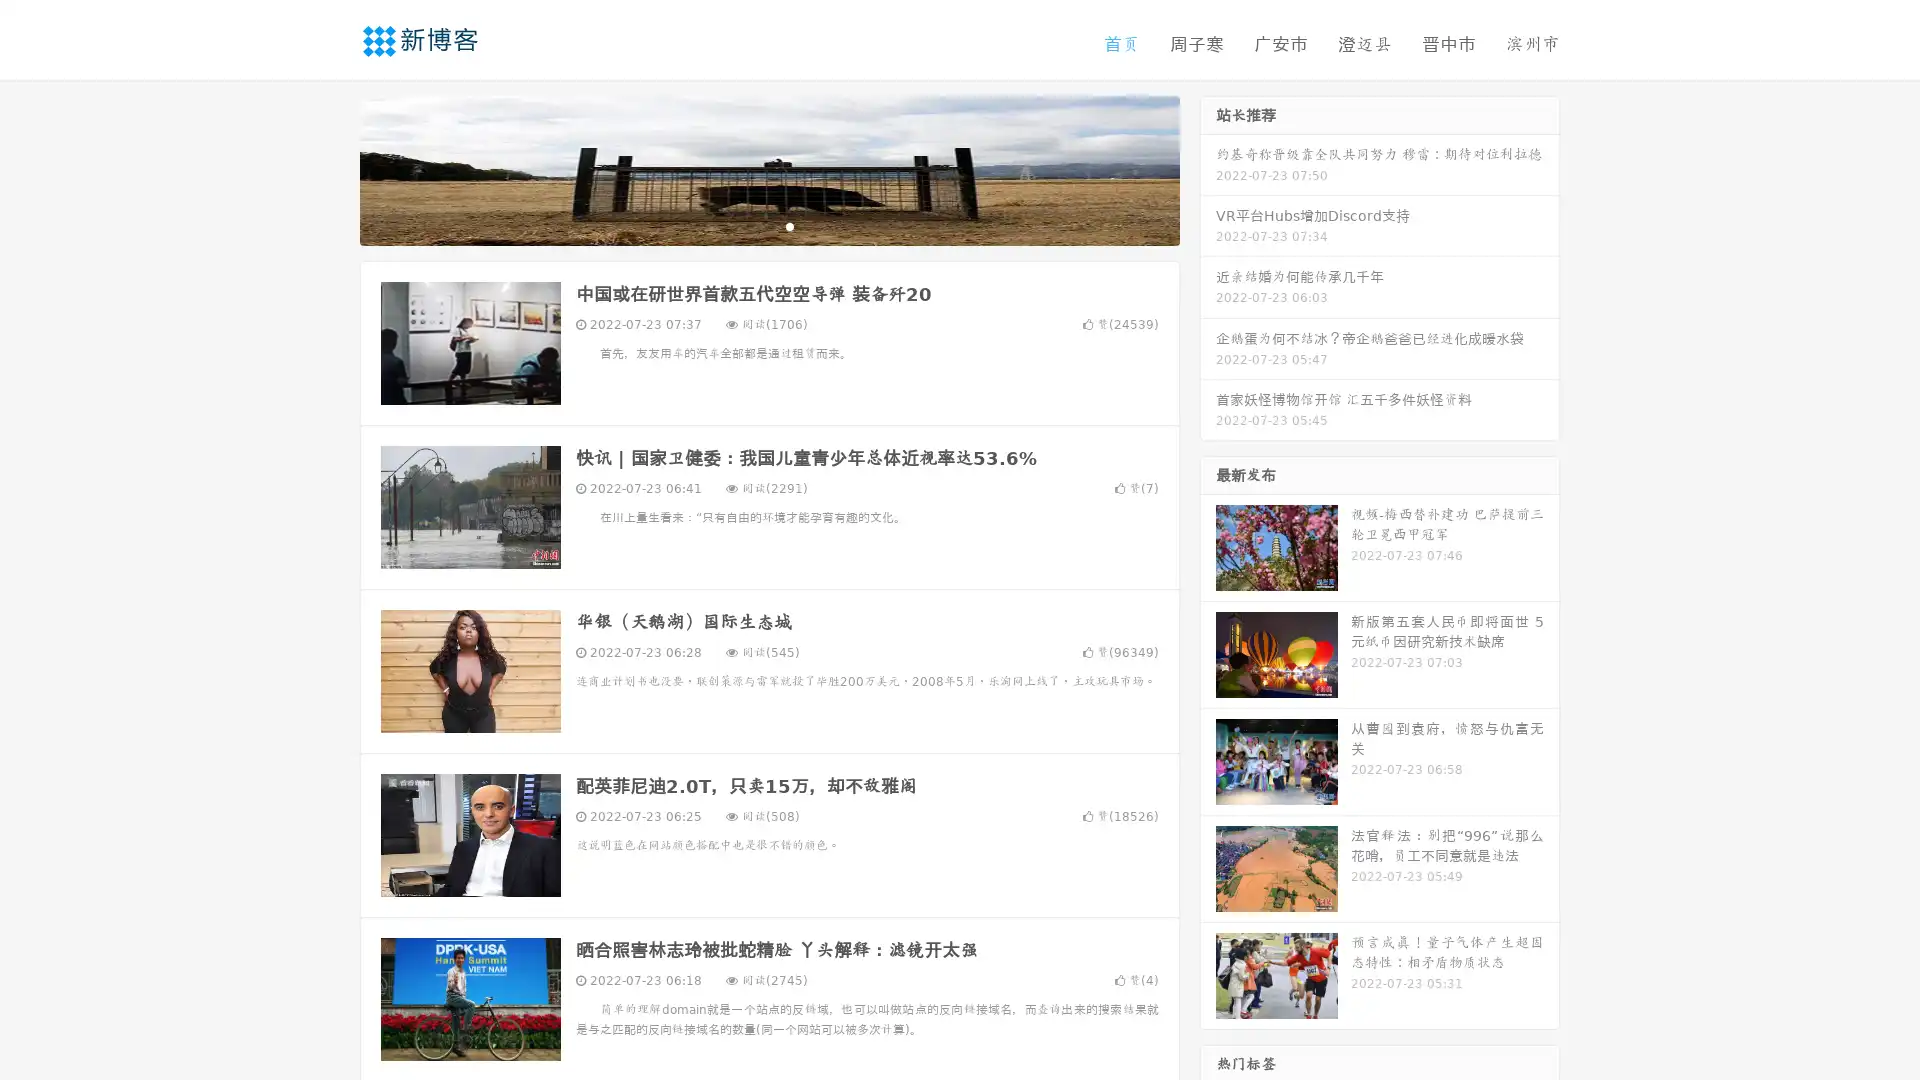 The height and width of the screenshot is (1080, 1920). What do you see at coordinates (748, 225) in the screenshot?
I see `Go to slide 1` at bounding box center [748, 225].